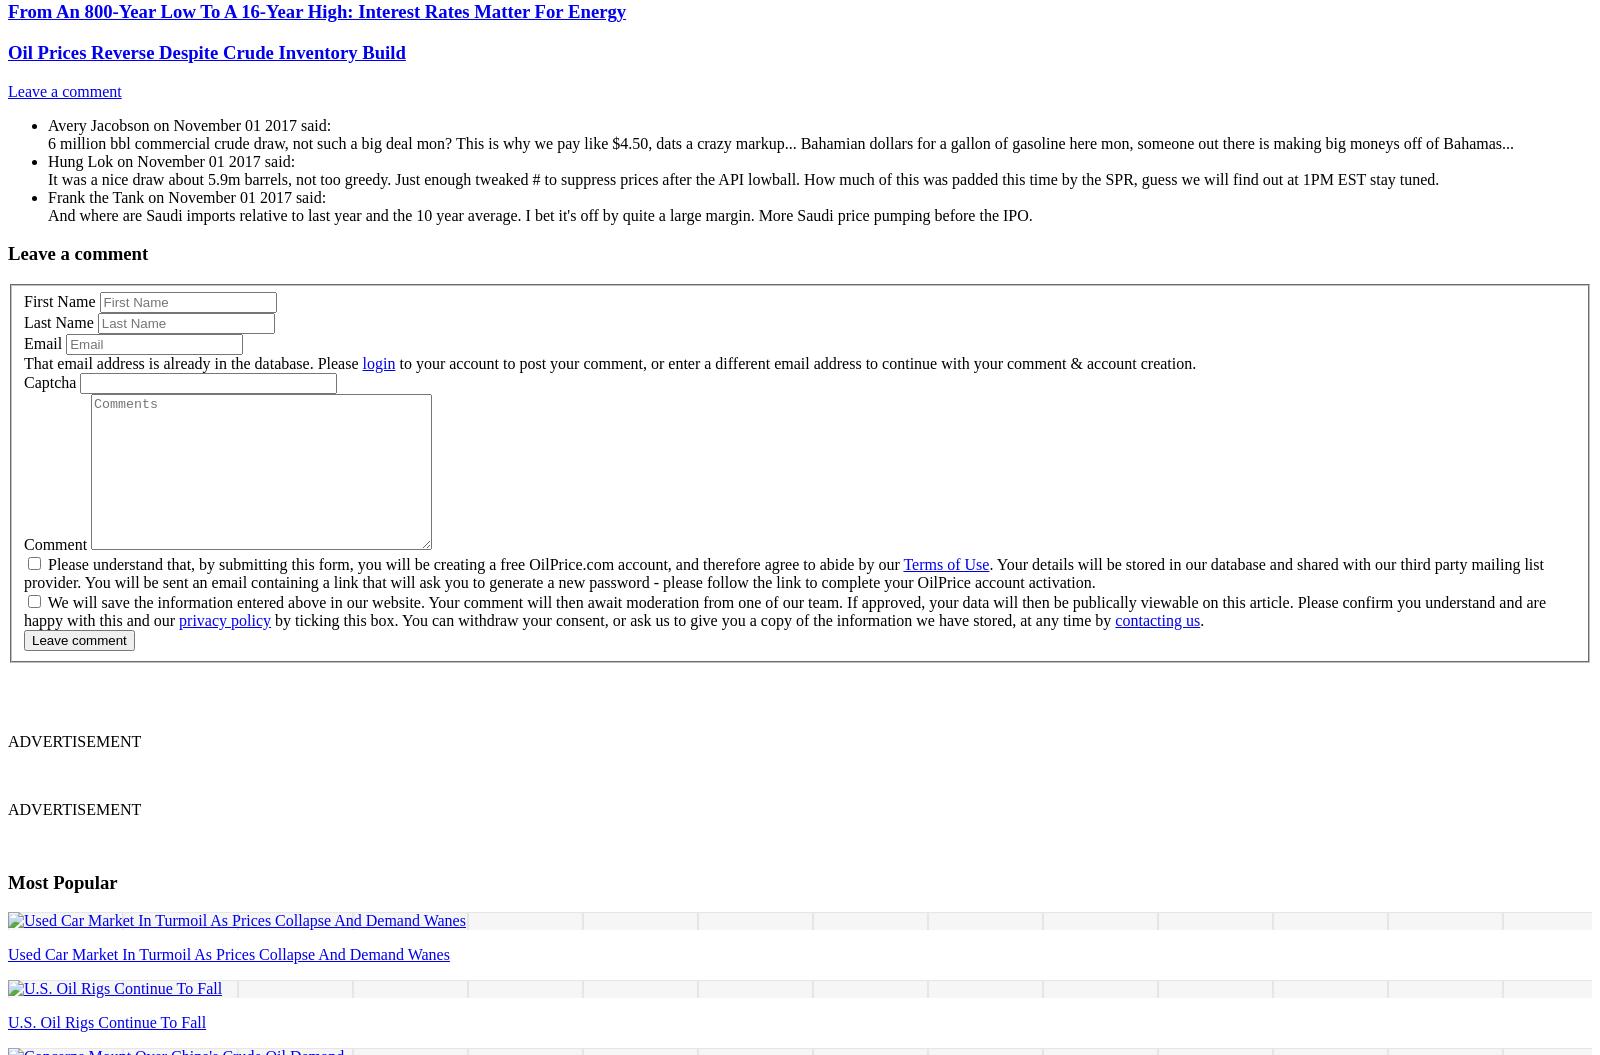 This screenshot has width=1600, height=1055. Describe the element at coordinates (58, 299) in the screenshot. I see `'First Name'` at that location.